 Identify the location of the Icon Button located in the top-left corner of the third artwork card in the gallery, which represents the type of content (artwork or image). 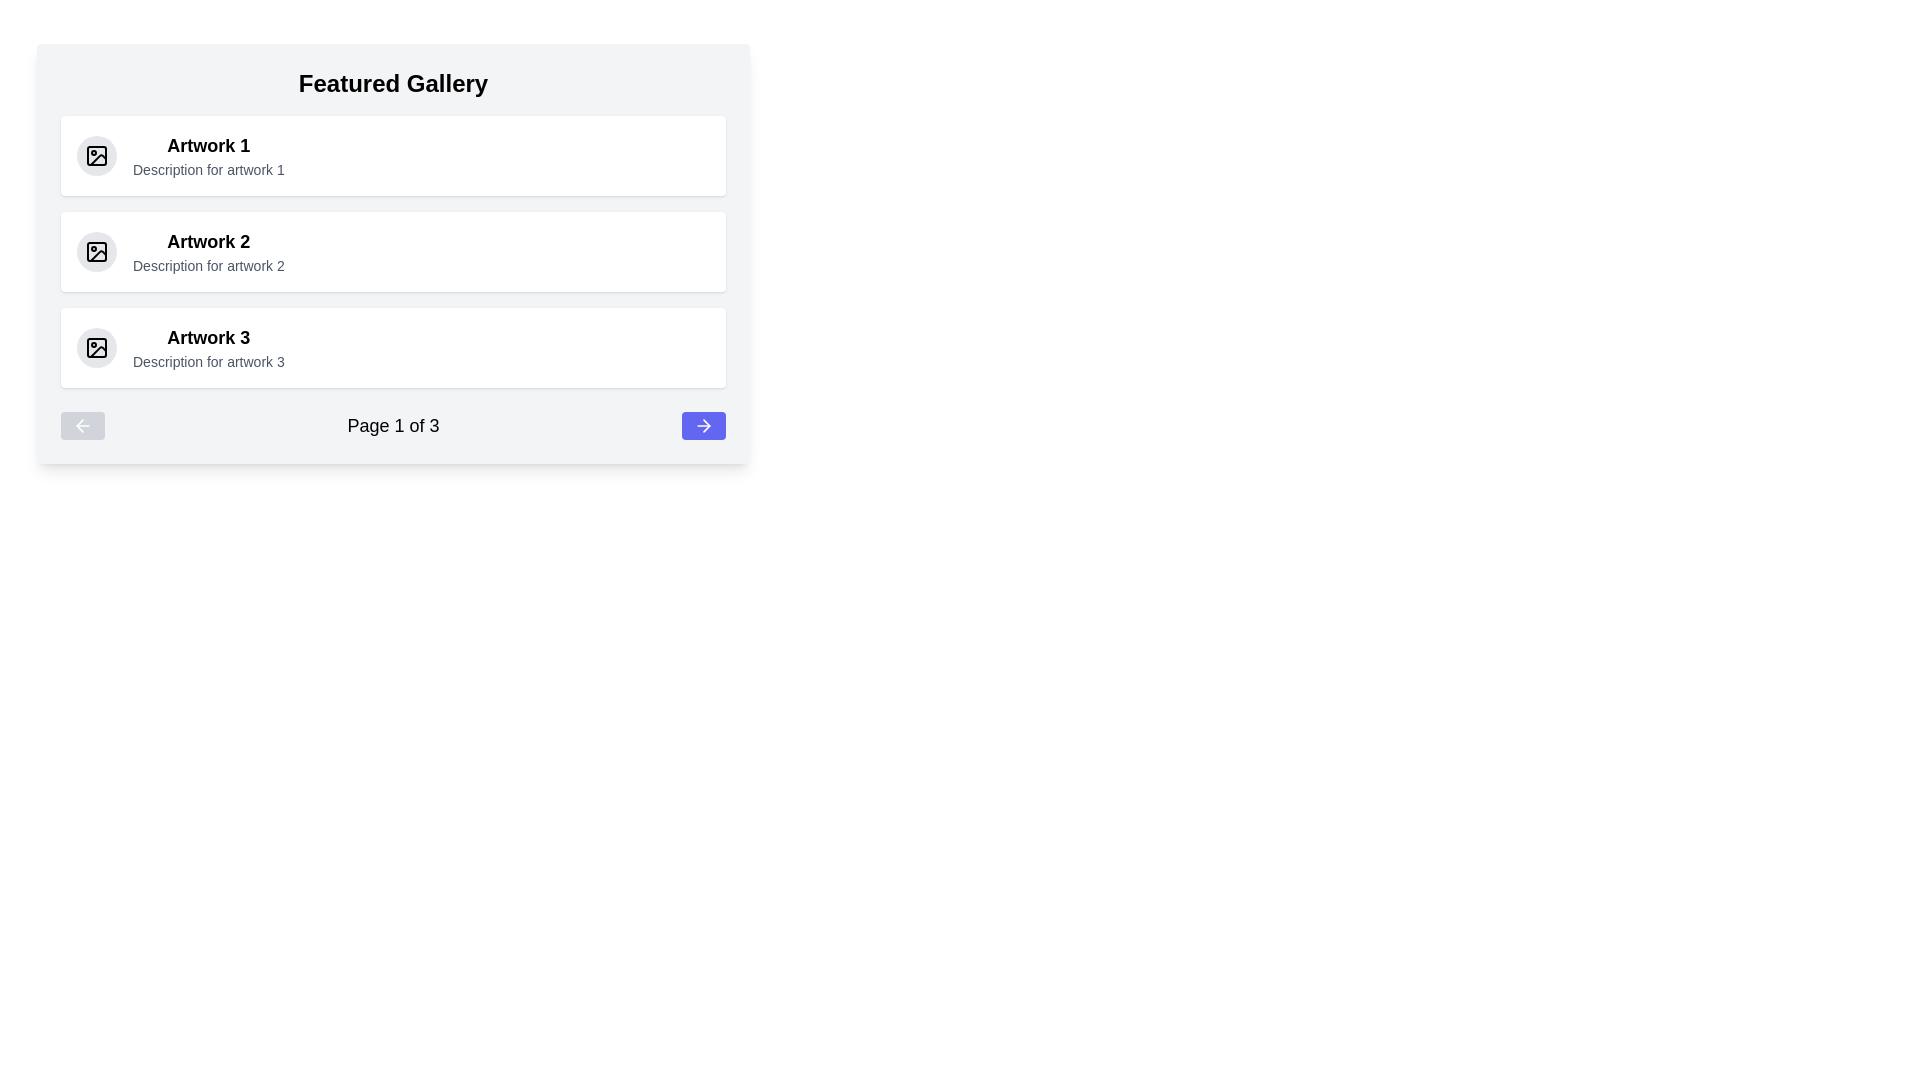
(95, 346).